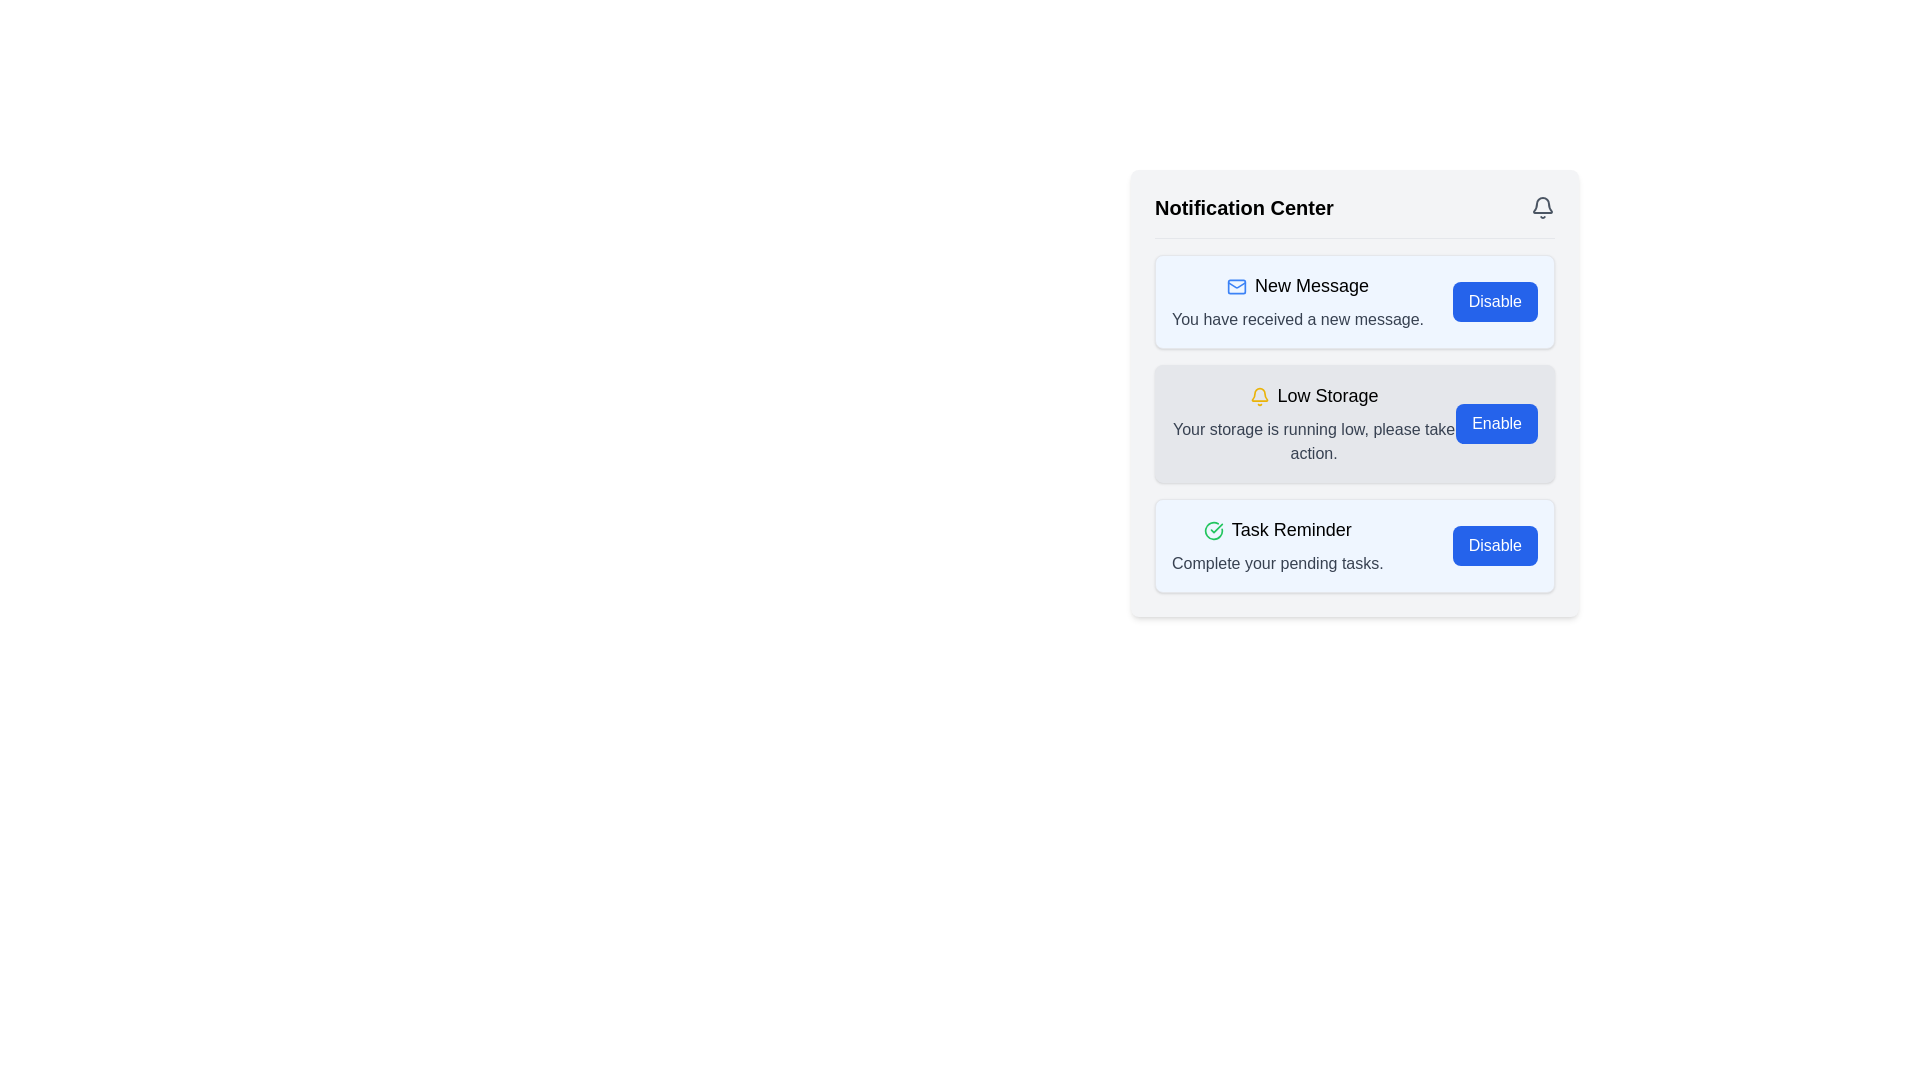  I want to click on the title text element located below the 'New Message' notification and above 'Task Reminder', which serves as a heading for the notification message, so click(1314, 396).